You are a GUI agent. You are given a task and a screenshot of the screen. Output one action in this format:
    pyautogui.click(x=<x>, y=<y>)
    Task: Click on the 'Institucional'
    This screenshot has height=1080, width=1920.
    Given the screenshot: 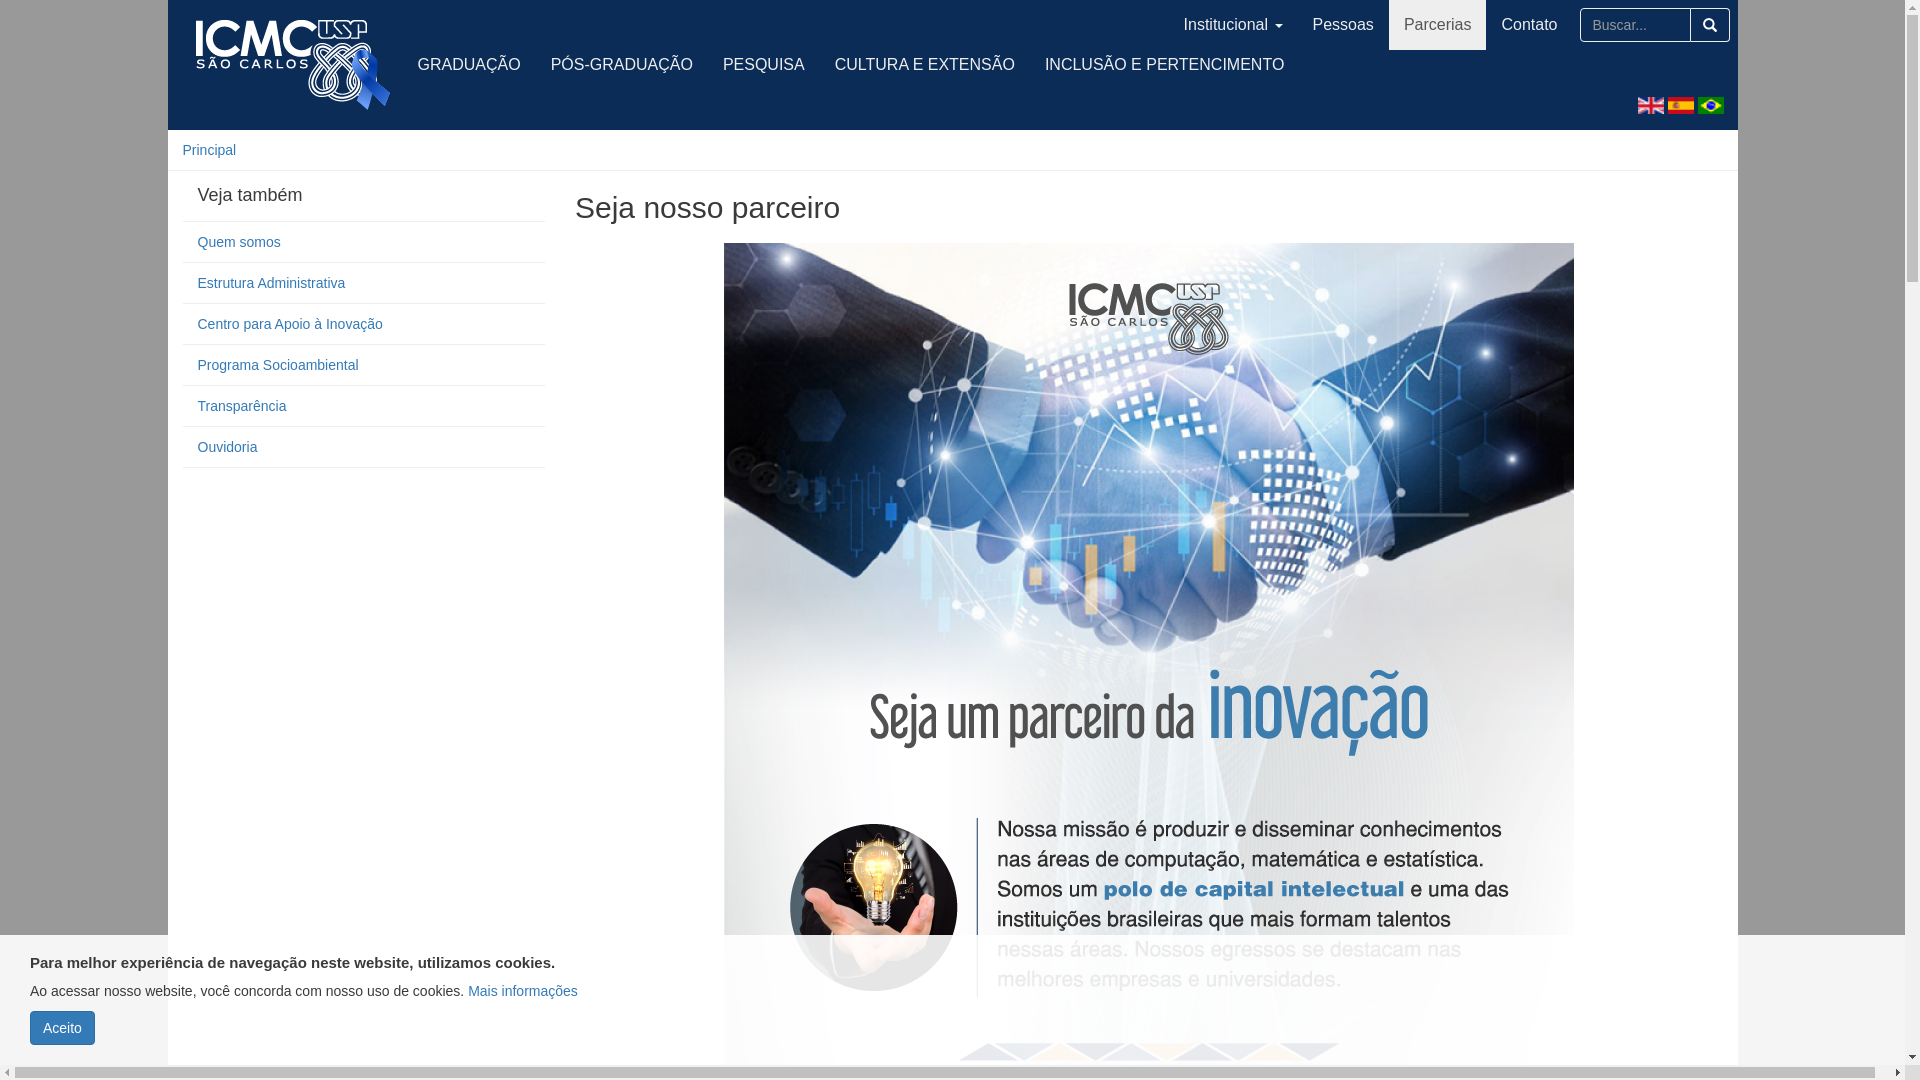 What is the action you would take?
    pyautogui.click(x=1232, y=24)
    